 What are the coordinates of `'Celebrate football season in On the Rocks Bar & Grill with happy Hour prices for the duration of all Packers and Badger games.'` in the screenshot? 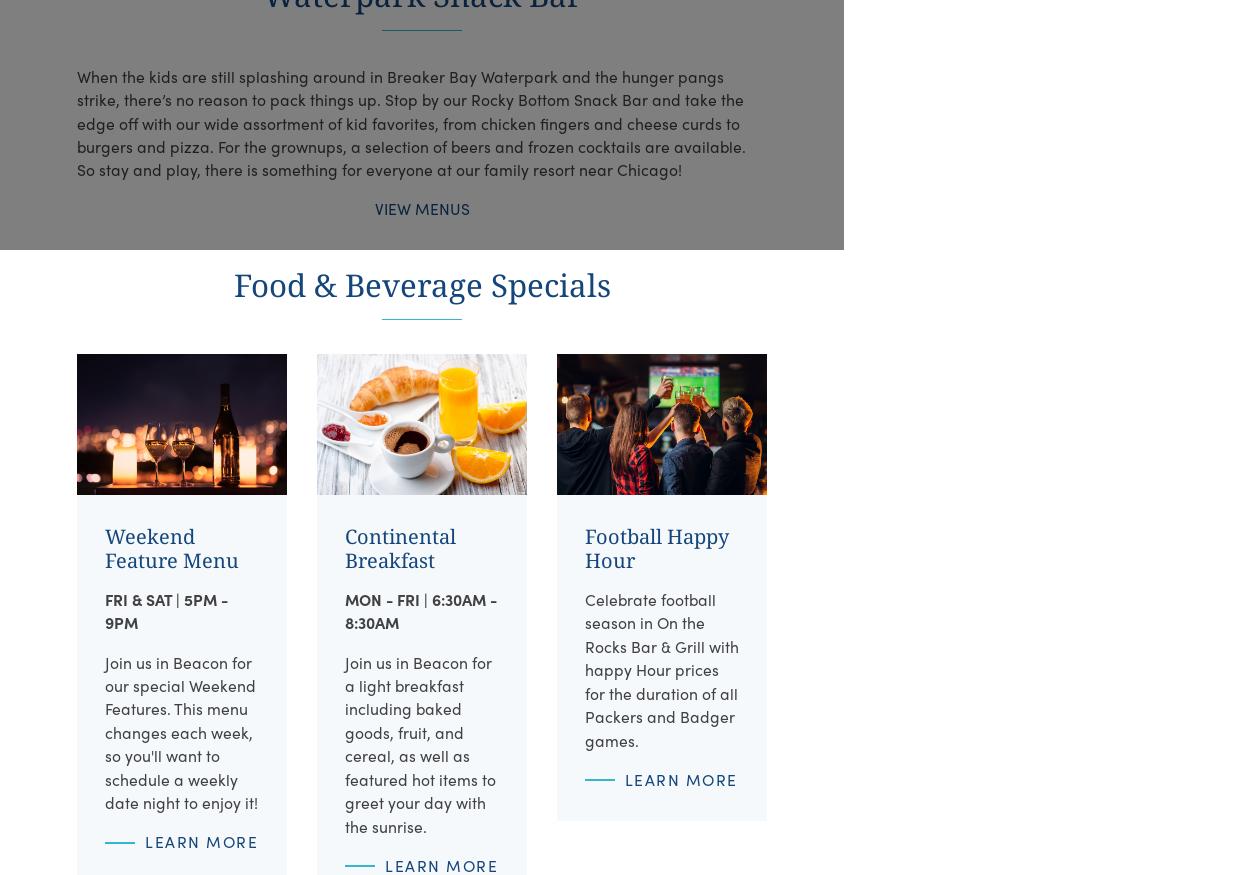 It's located at (660, 668).